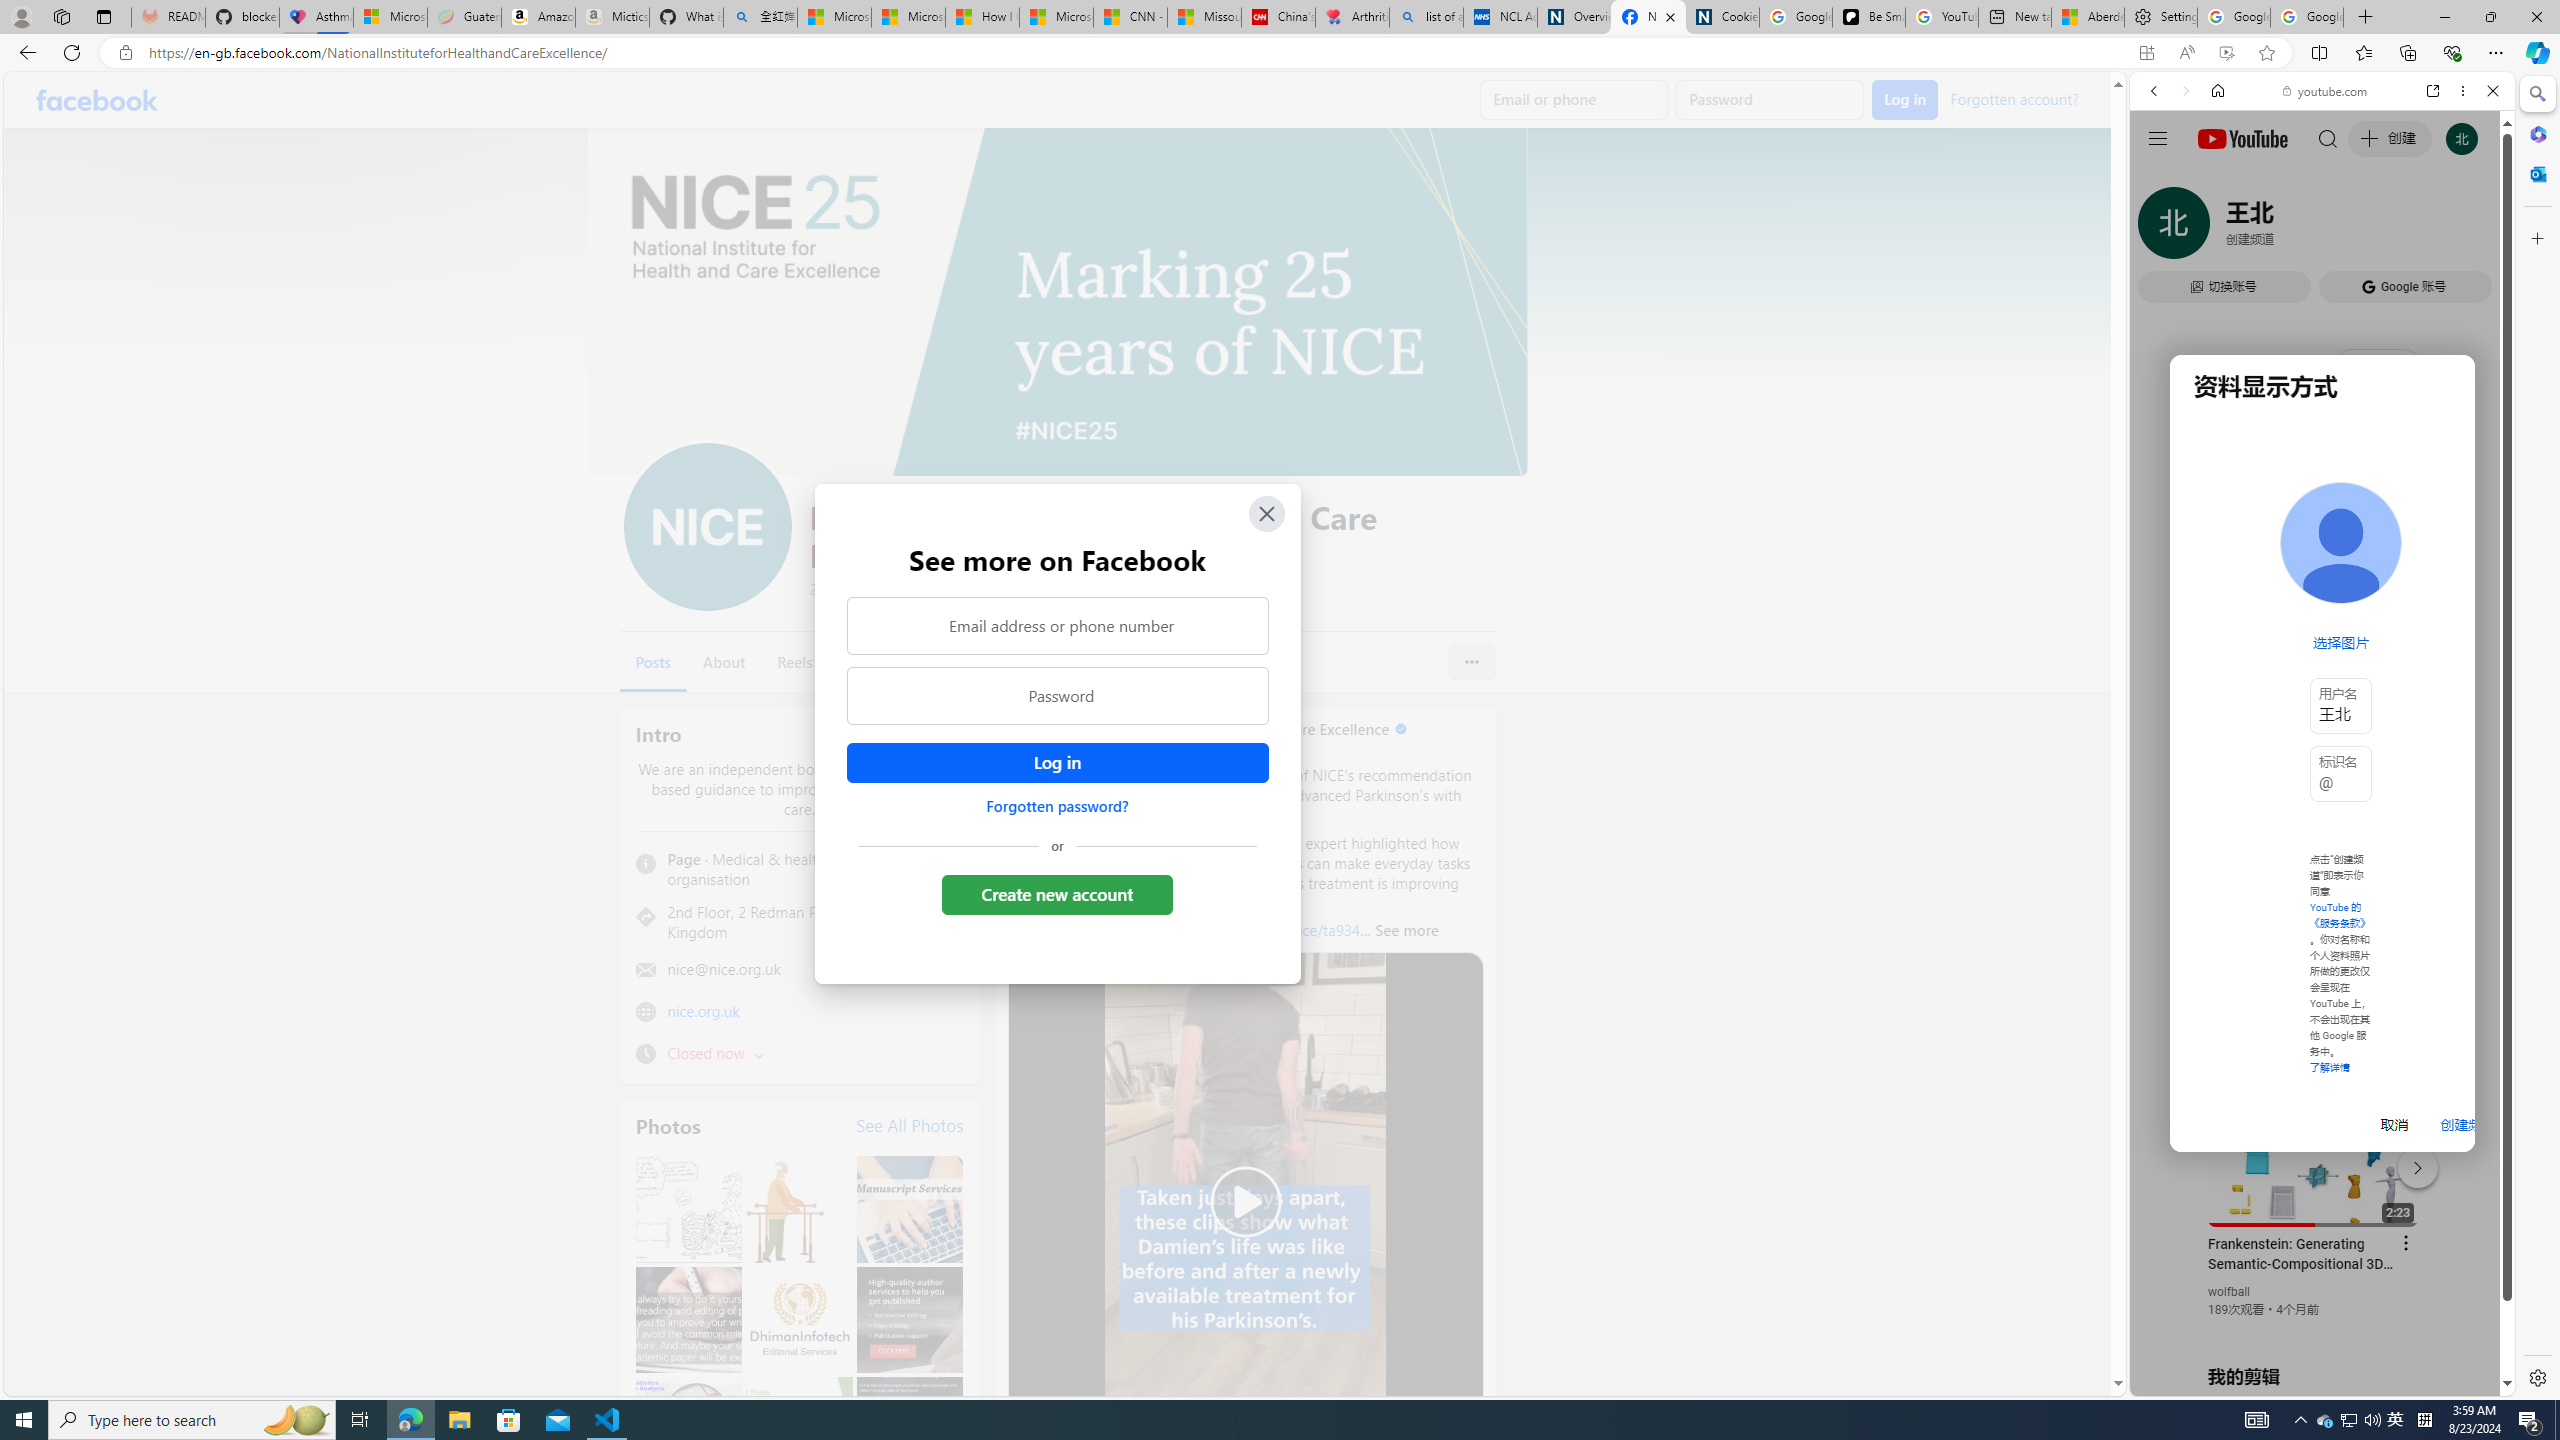 The image size is (2560, 1440). I want to click on 'Facebook', so click(97, 99).